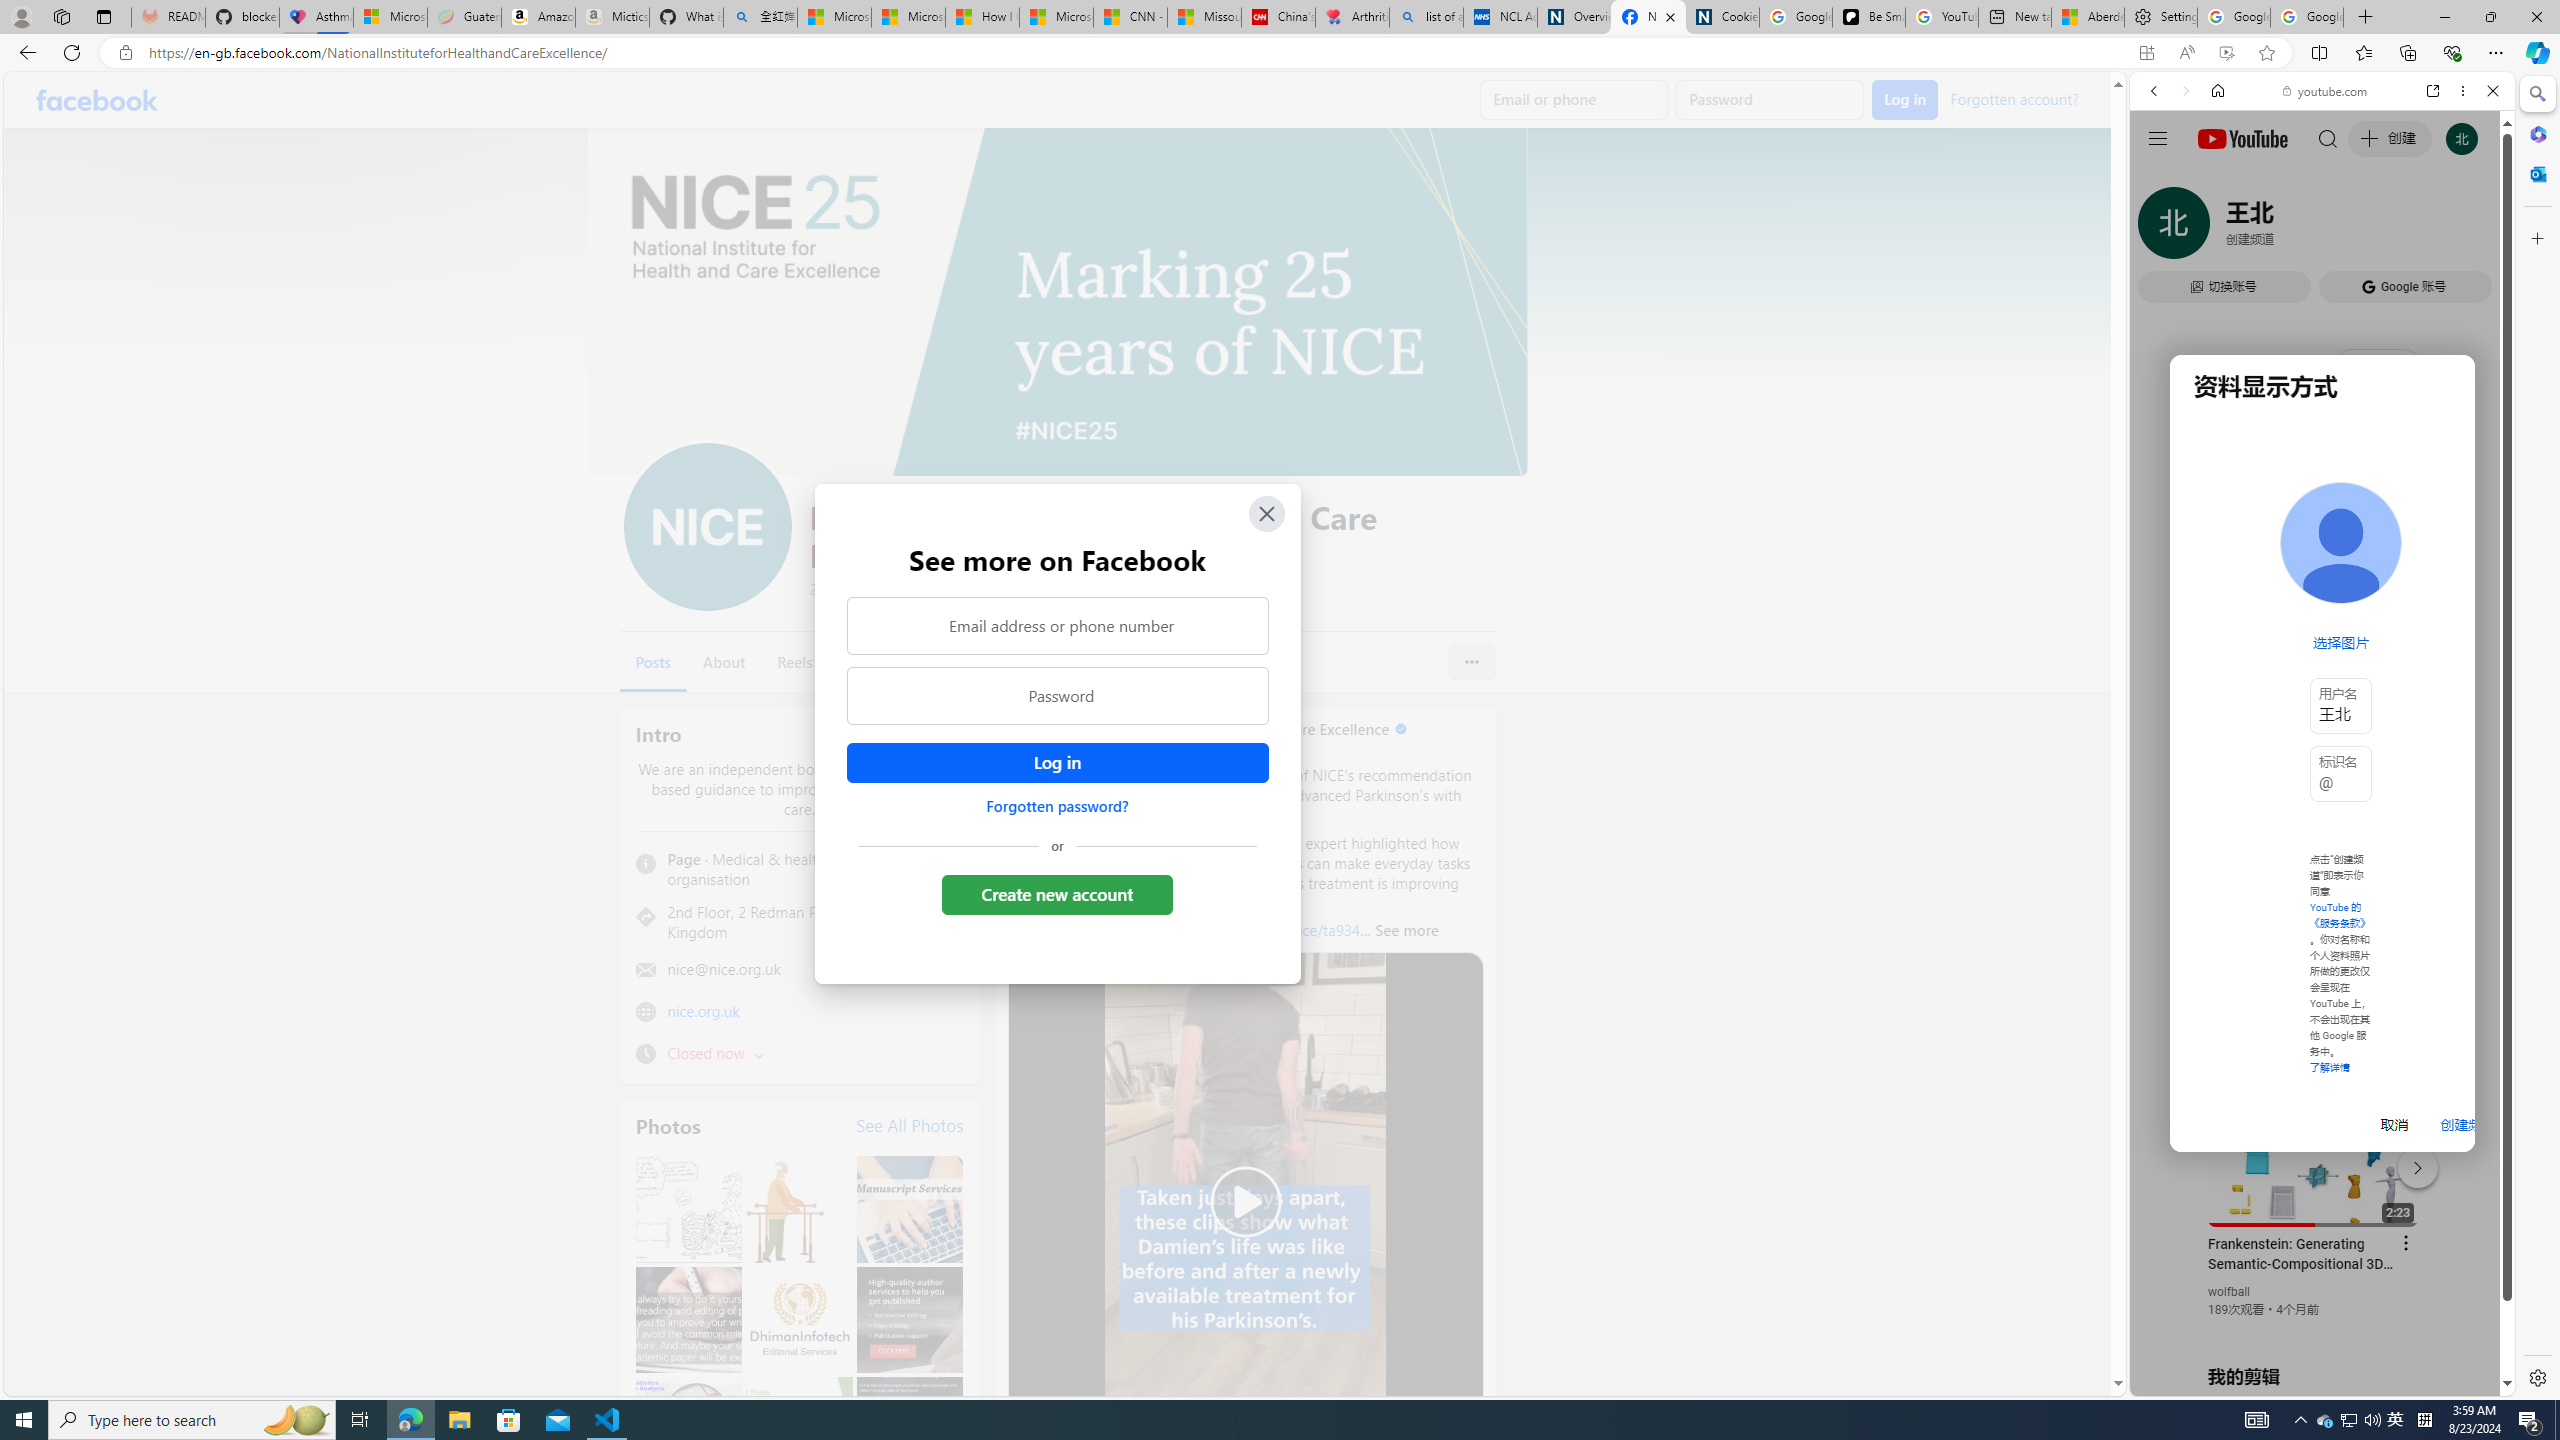 The image size is (2560, 1440). I want to click on 'Facebook', so click(97, 99).